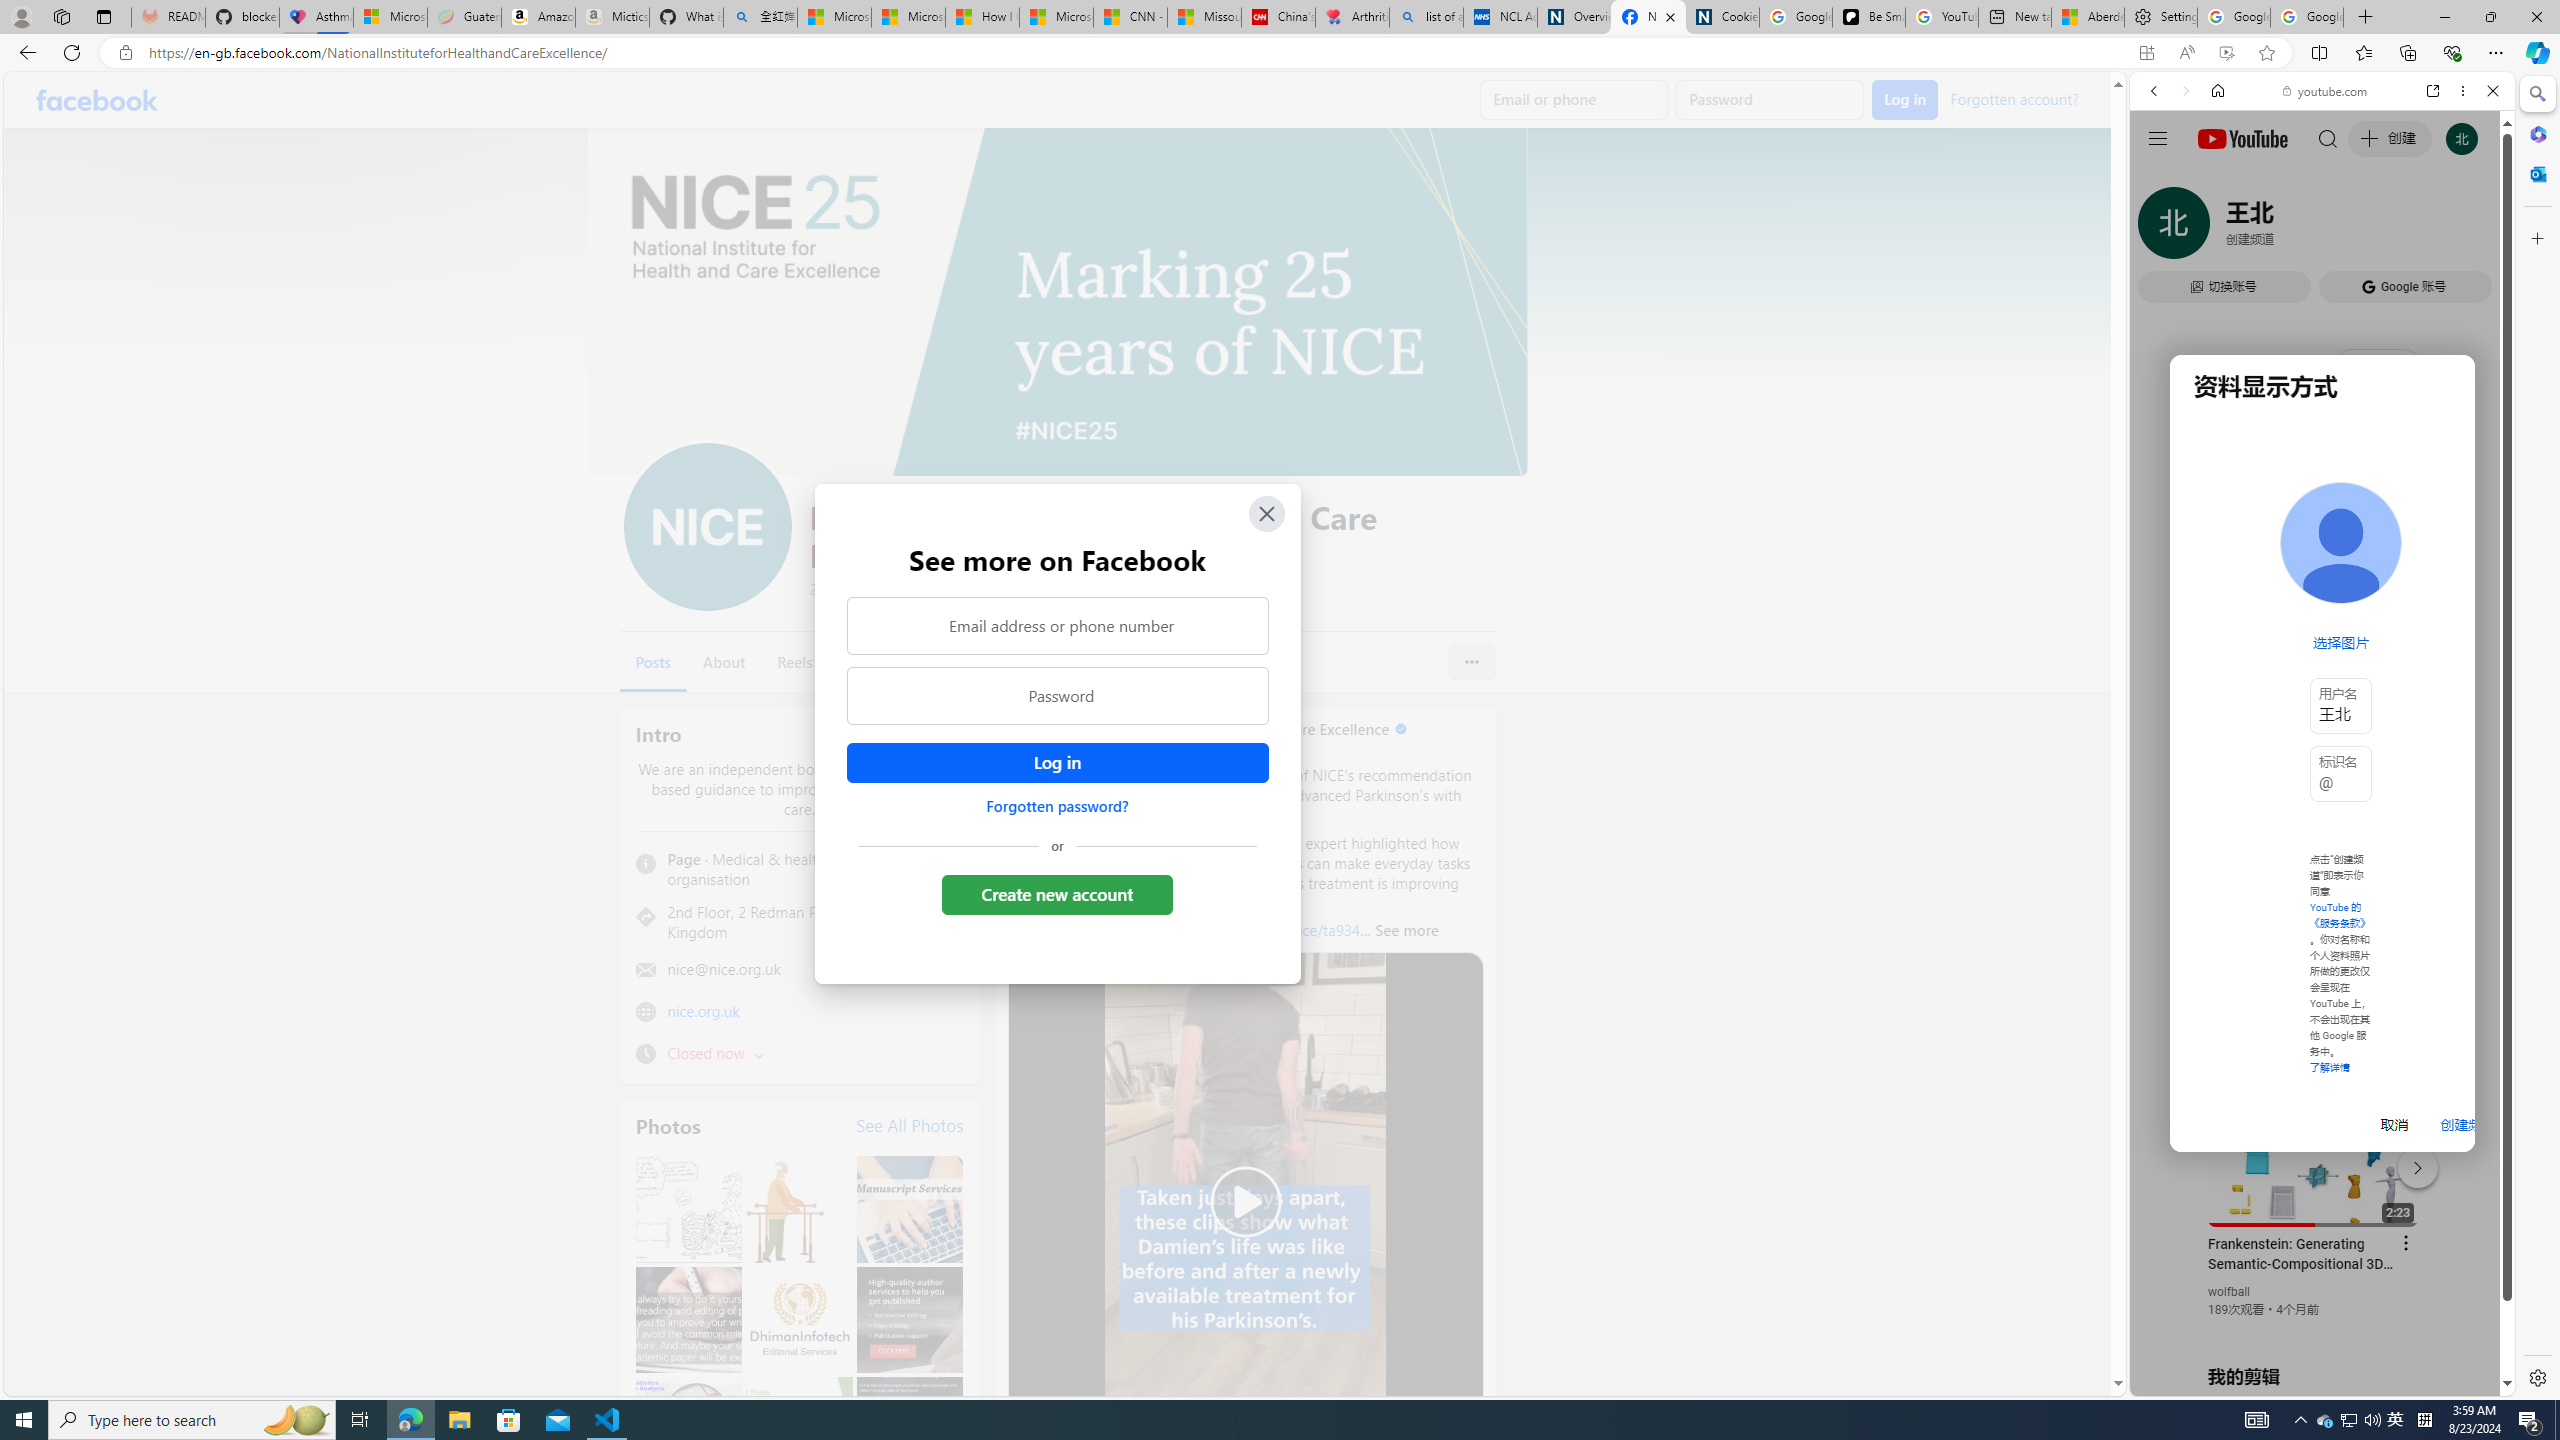 The image size is (2560, 1440). I want to click on 'Facebook', so click(97, 99).